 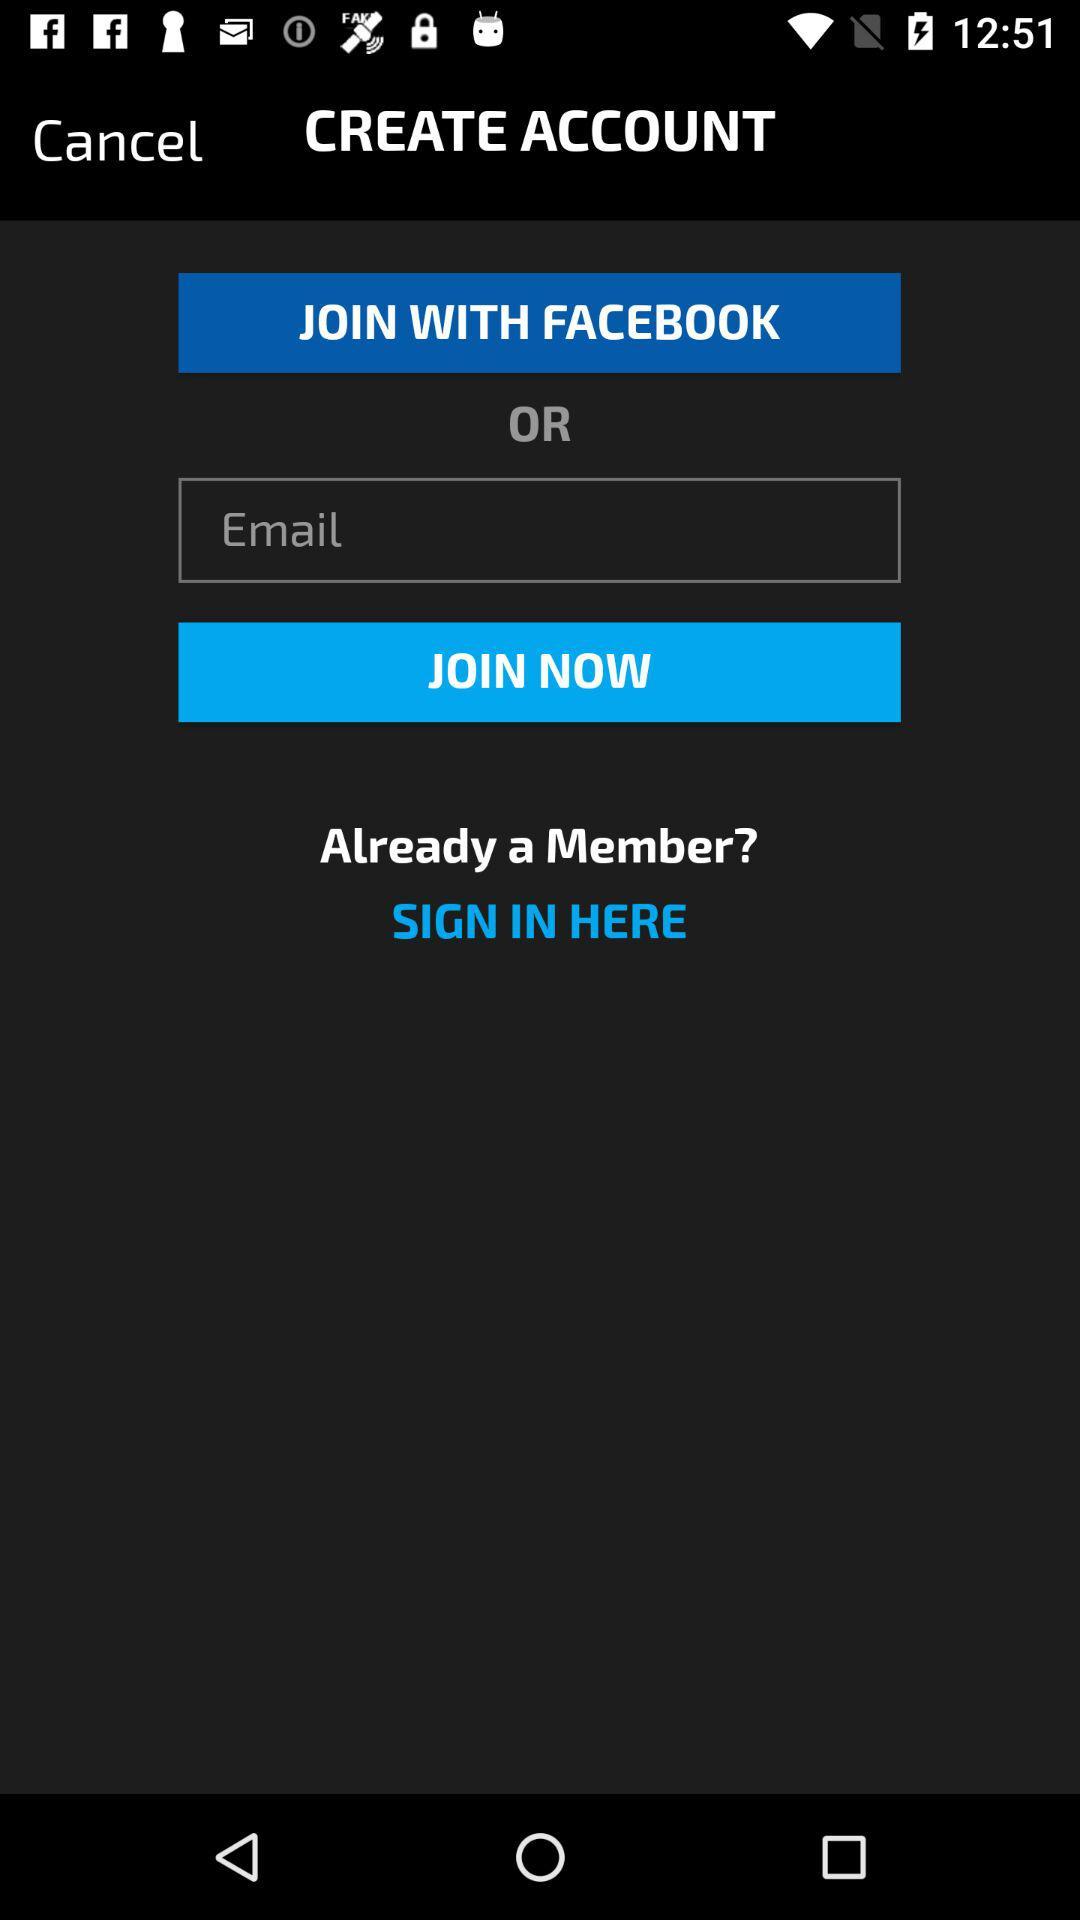 What do you see at coordinates (117, 140) in the screenshot?
I see `the item above the join with facebook icon` at bounding box center [117, 140].